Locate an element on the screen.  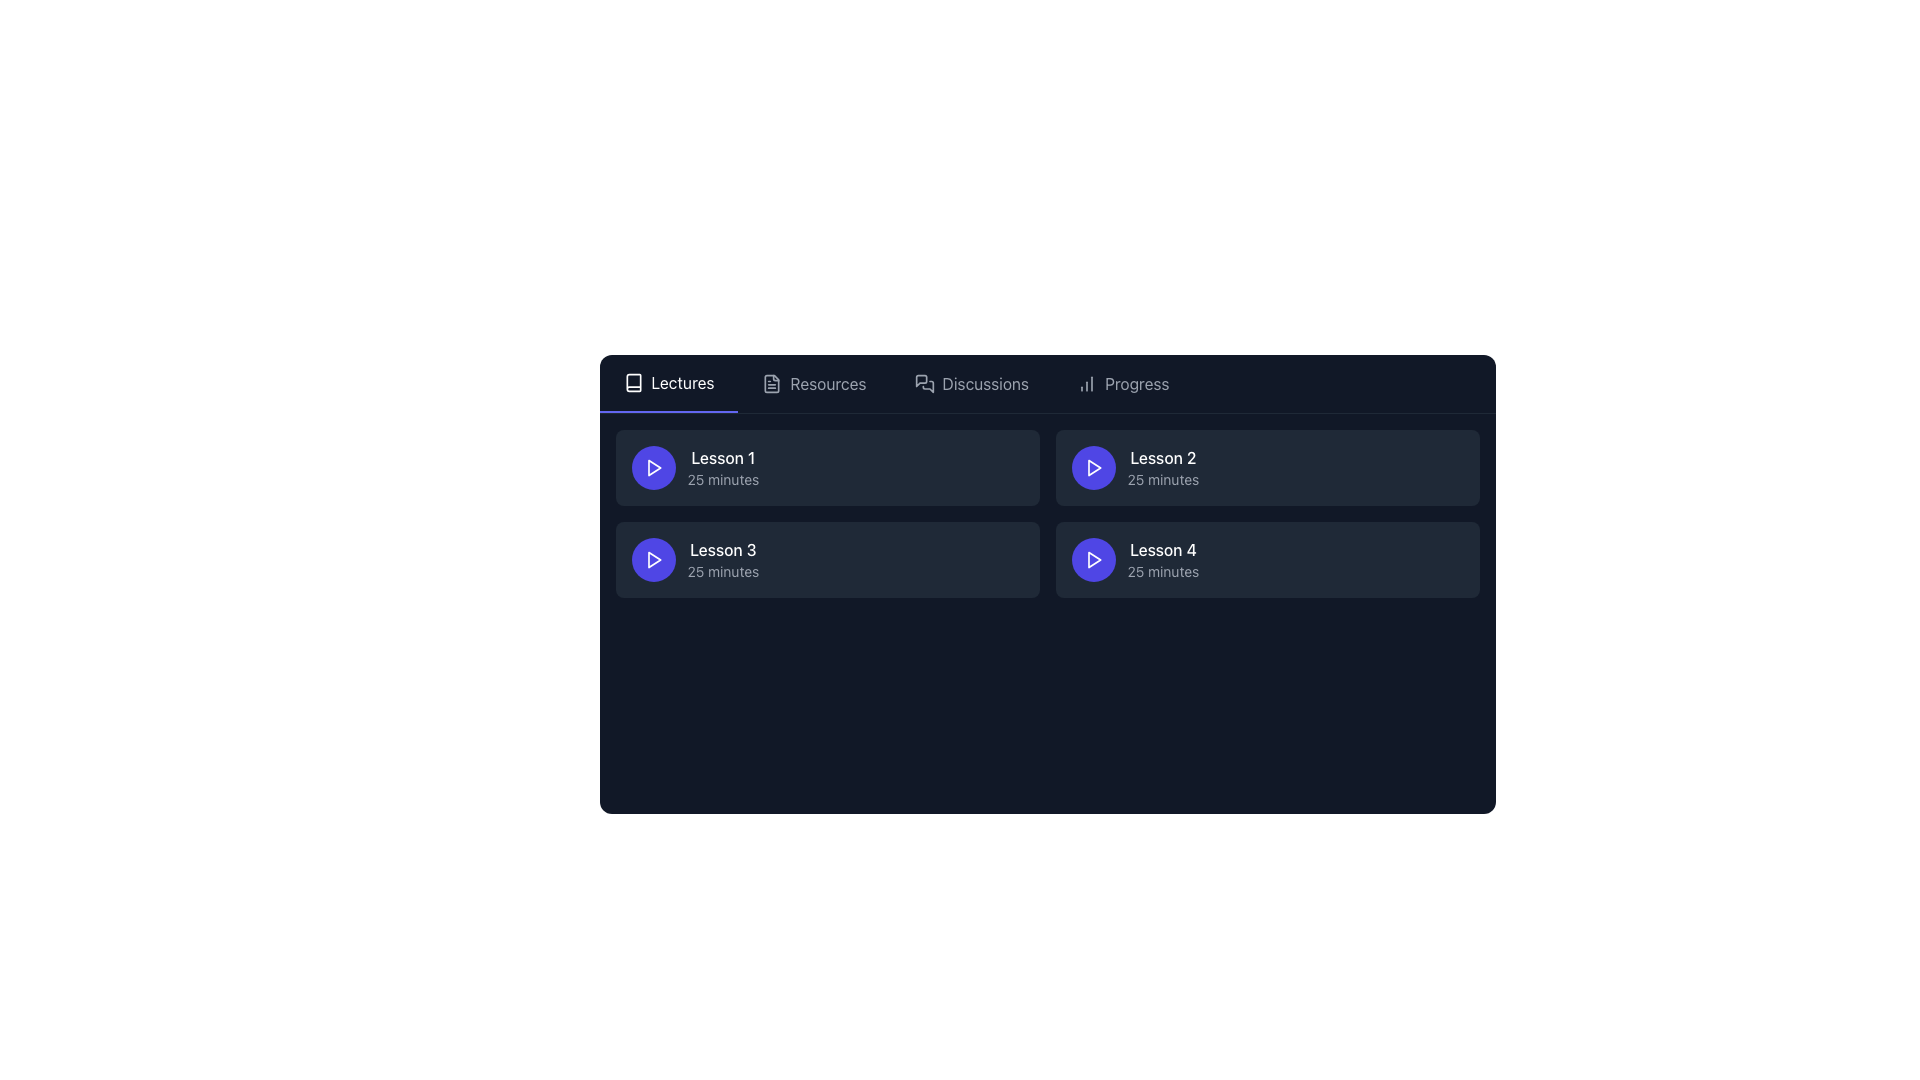
the static text display that conveys the duration information related to 'Lesson 1', located below the 'Lesson 1' text in the top-left corner of a four-item grid layout is located at coordinates (722, 479).